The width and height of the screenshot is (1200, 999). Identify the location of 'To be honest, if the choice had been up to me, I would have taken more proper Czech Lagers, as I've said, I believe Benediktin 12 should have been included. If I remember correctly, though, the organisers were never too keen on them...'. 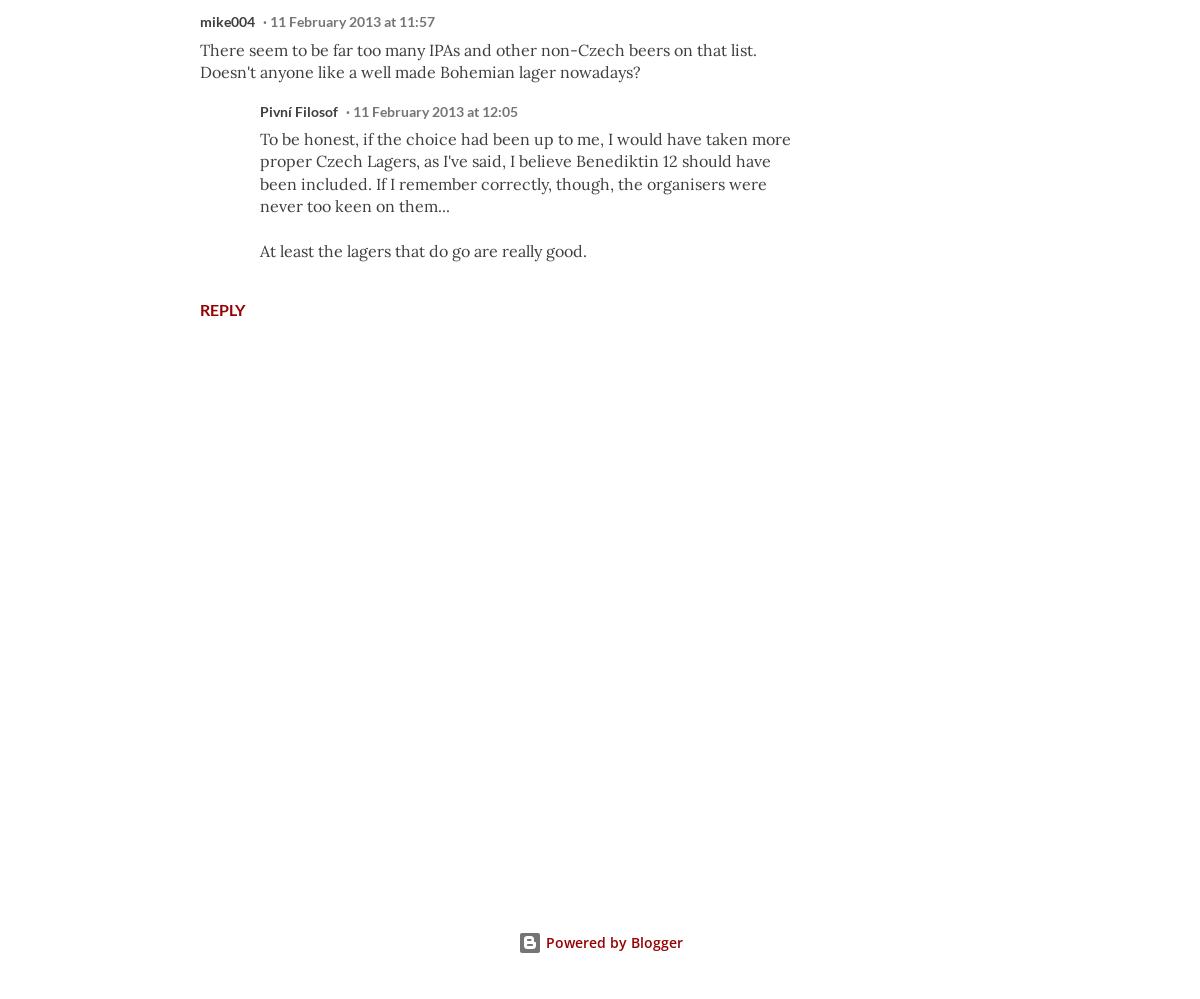
(524, 171).